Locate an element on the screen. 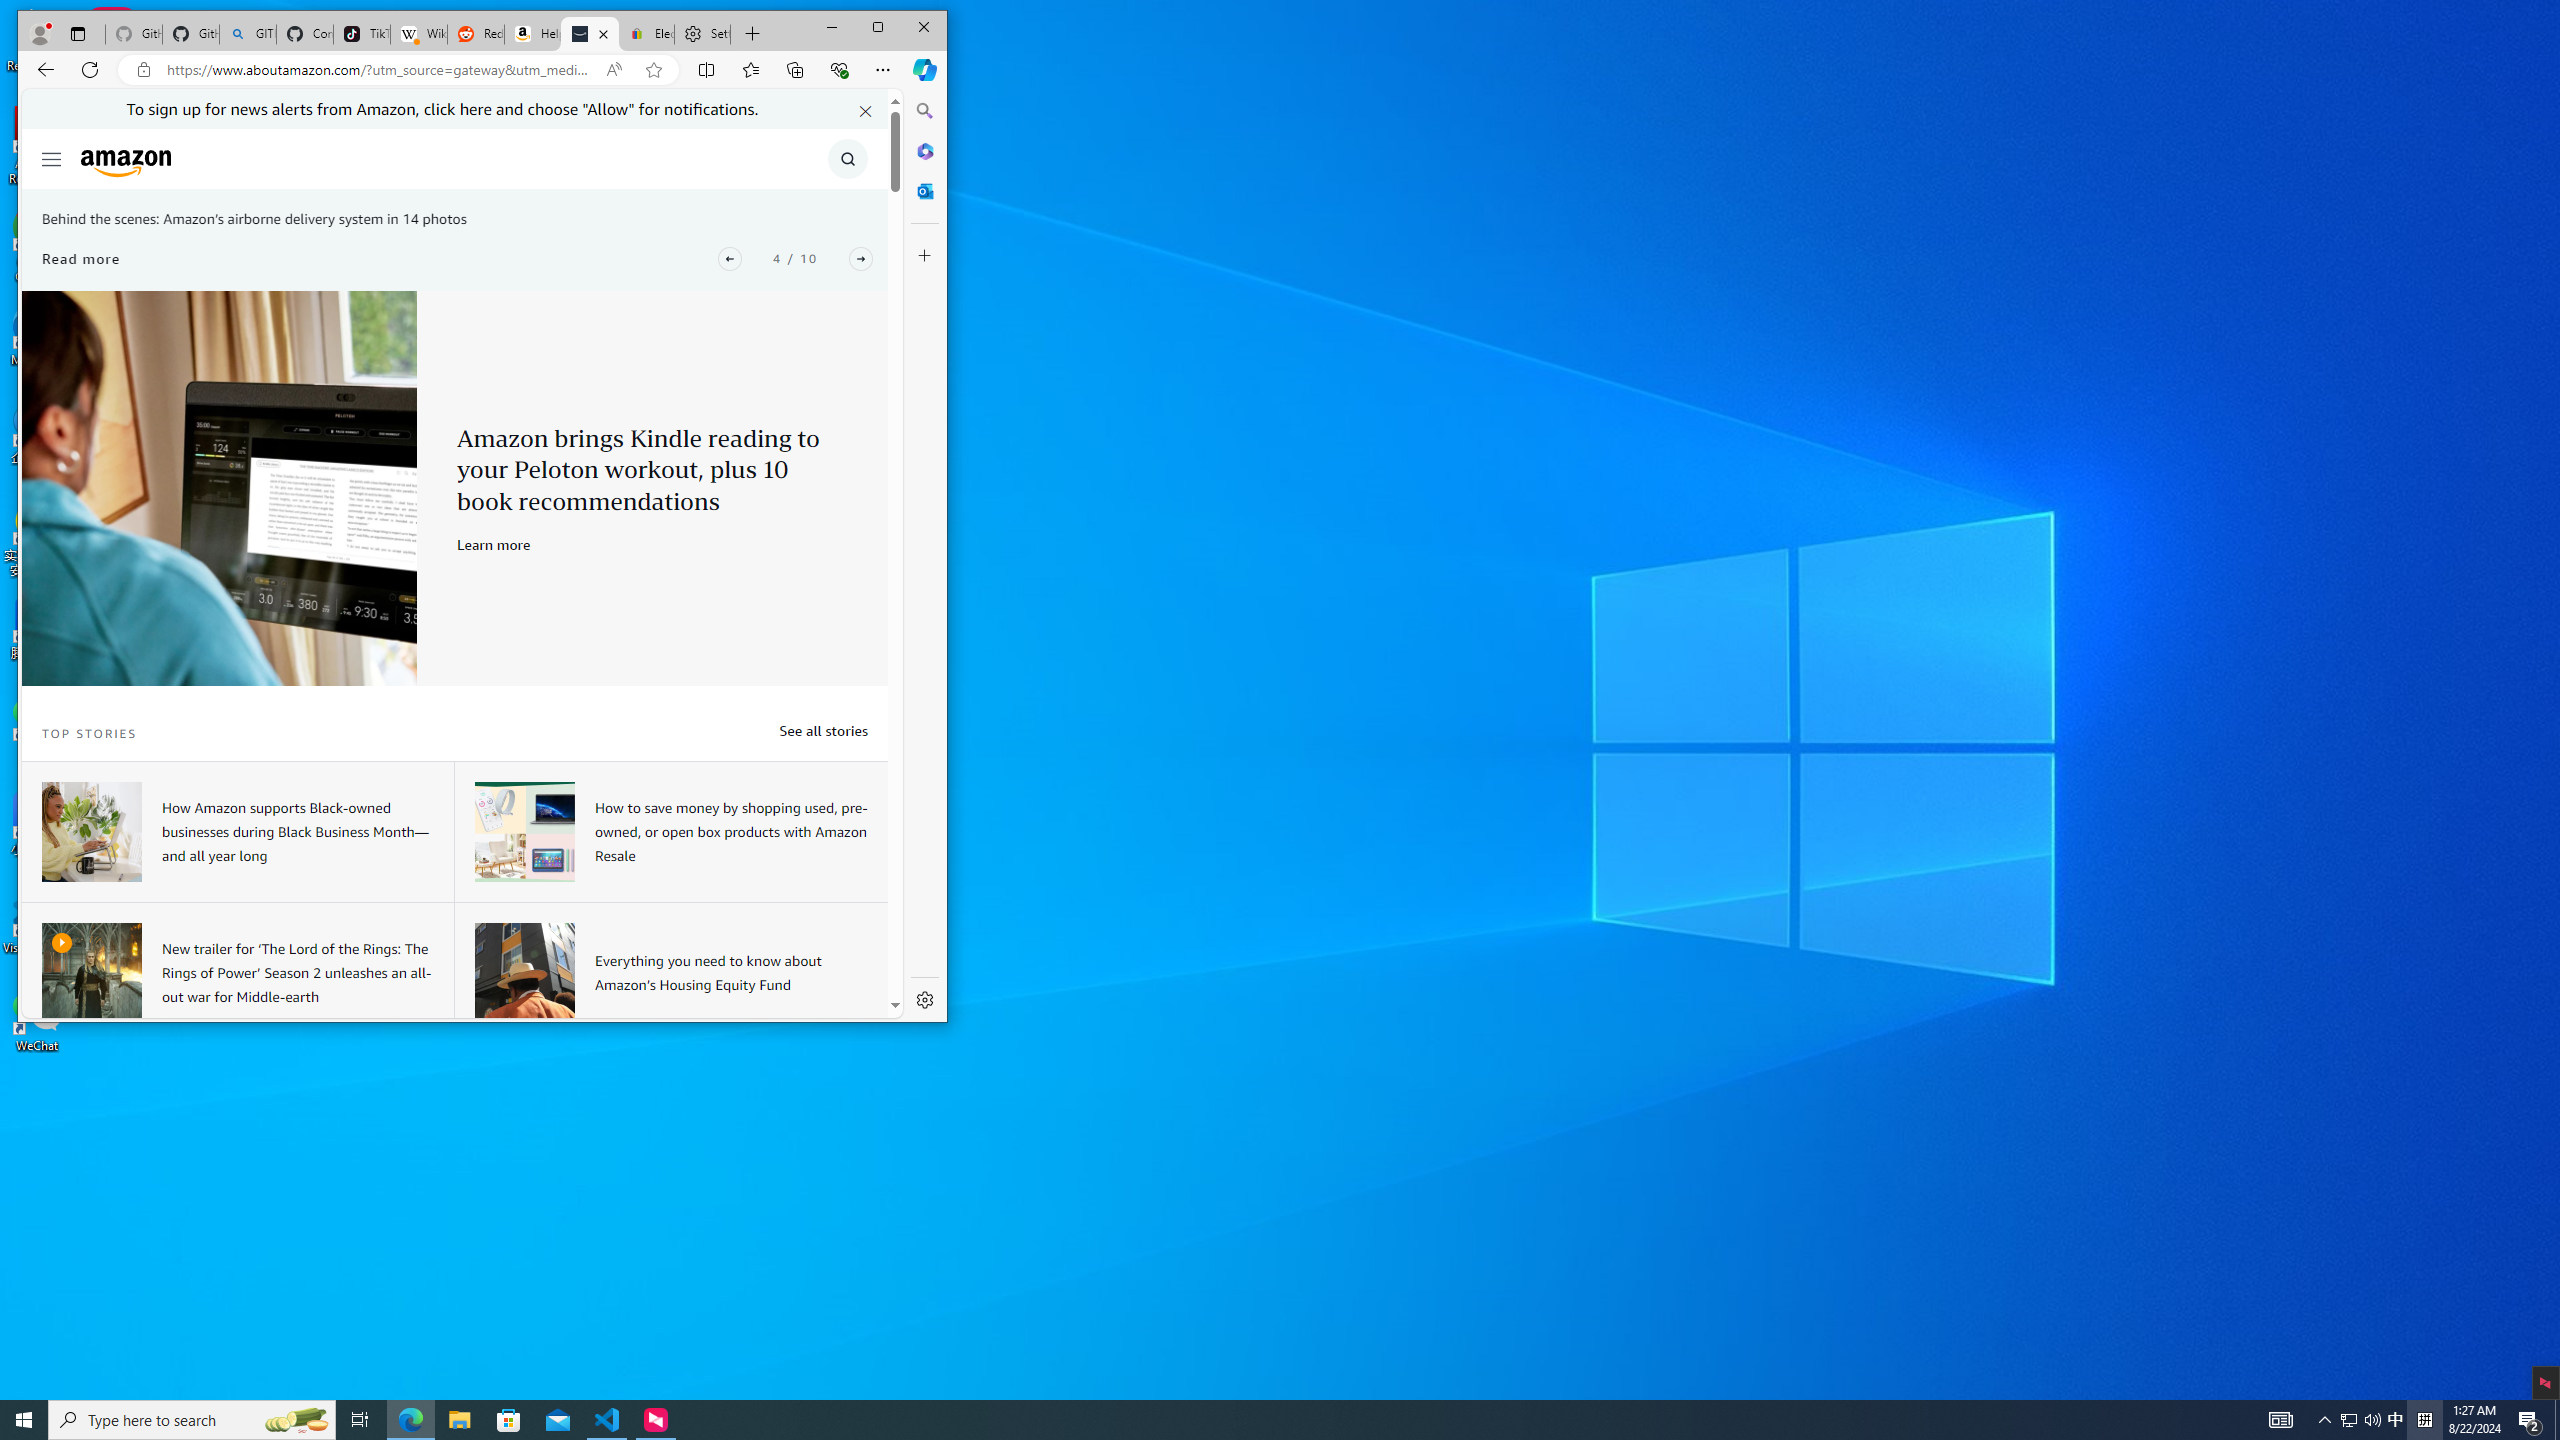 Image resolution: width=2560 pixels, height=1440 pixels. 'AutomationID: 4105' is located at coordinates (2279, 1418).